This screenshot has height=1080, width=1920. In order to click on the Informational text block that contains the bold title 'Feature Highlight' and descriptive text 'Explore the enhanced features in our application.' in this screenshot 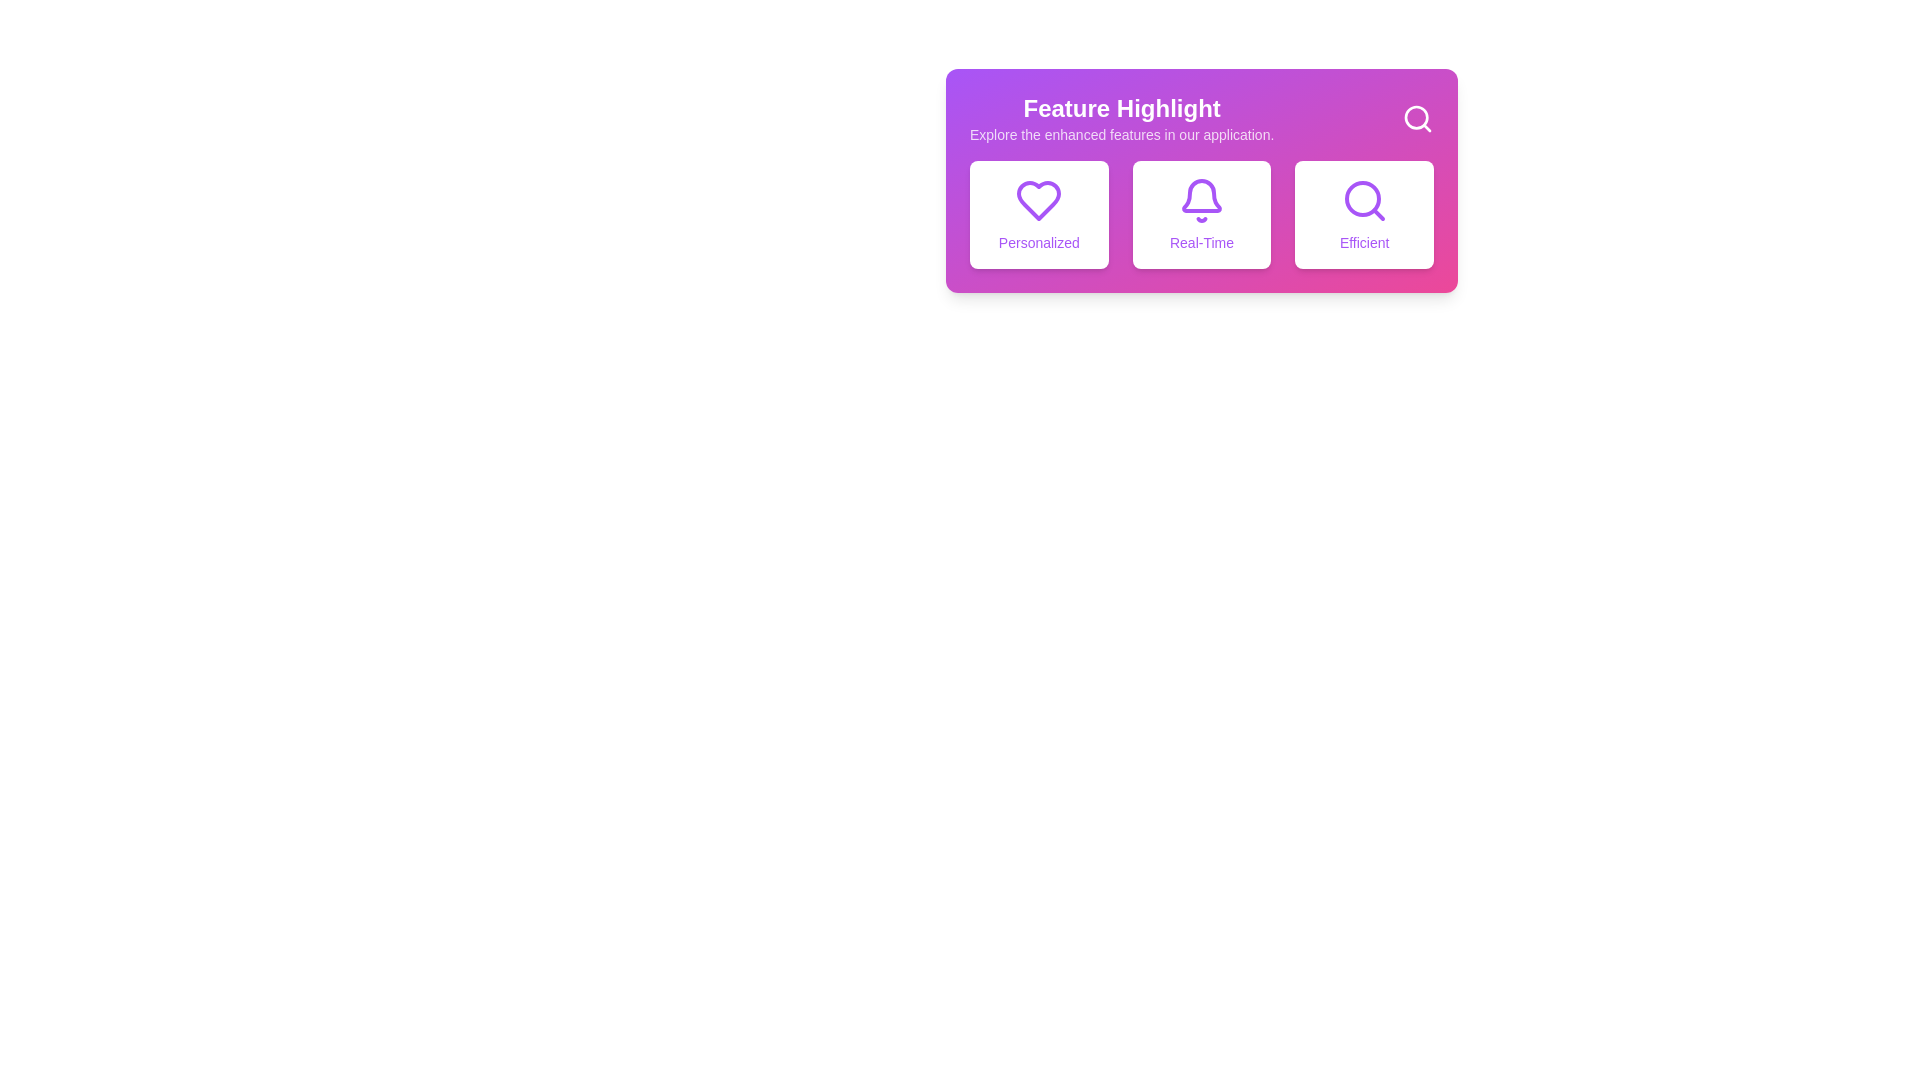, I will do `click(1122, 119)`.